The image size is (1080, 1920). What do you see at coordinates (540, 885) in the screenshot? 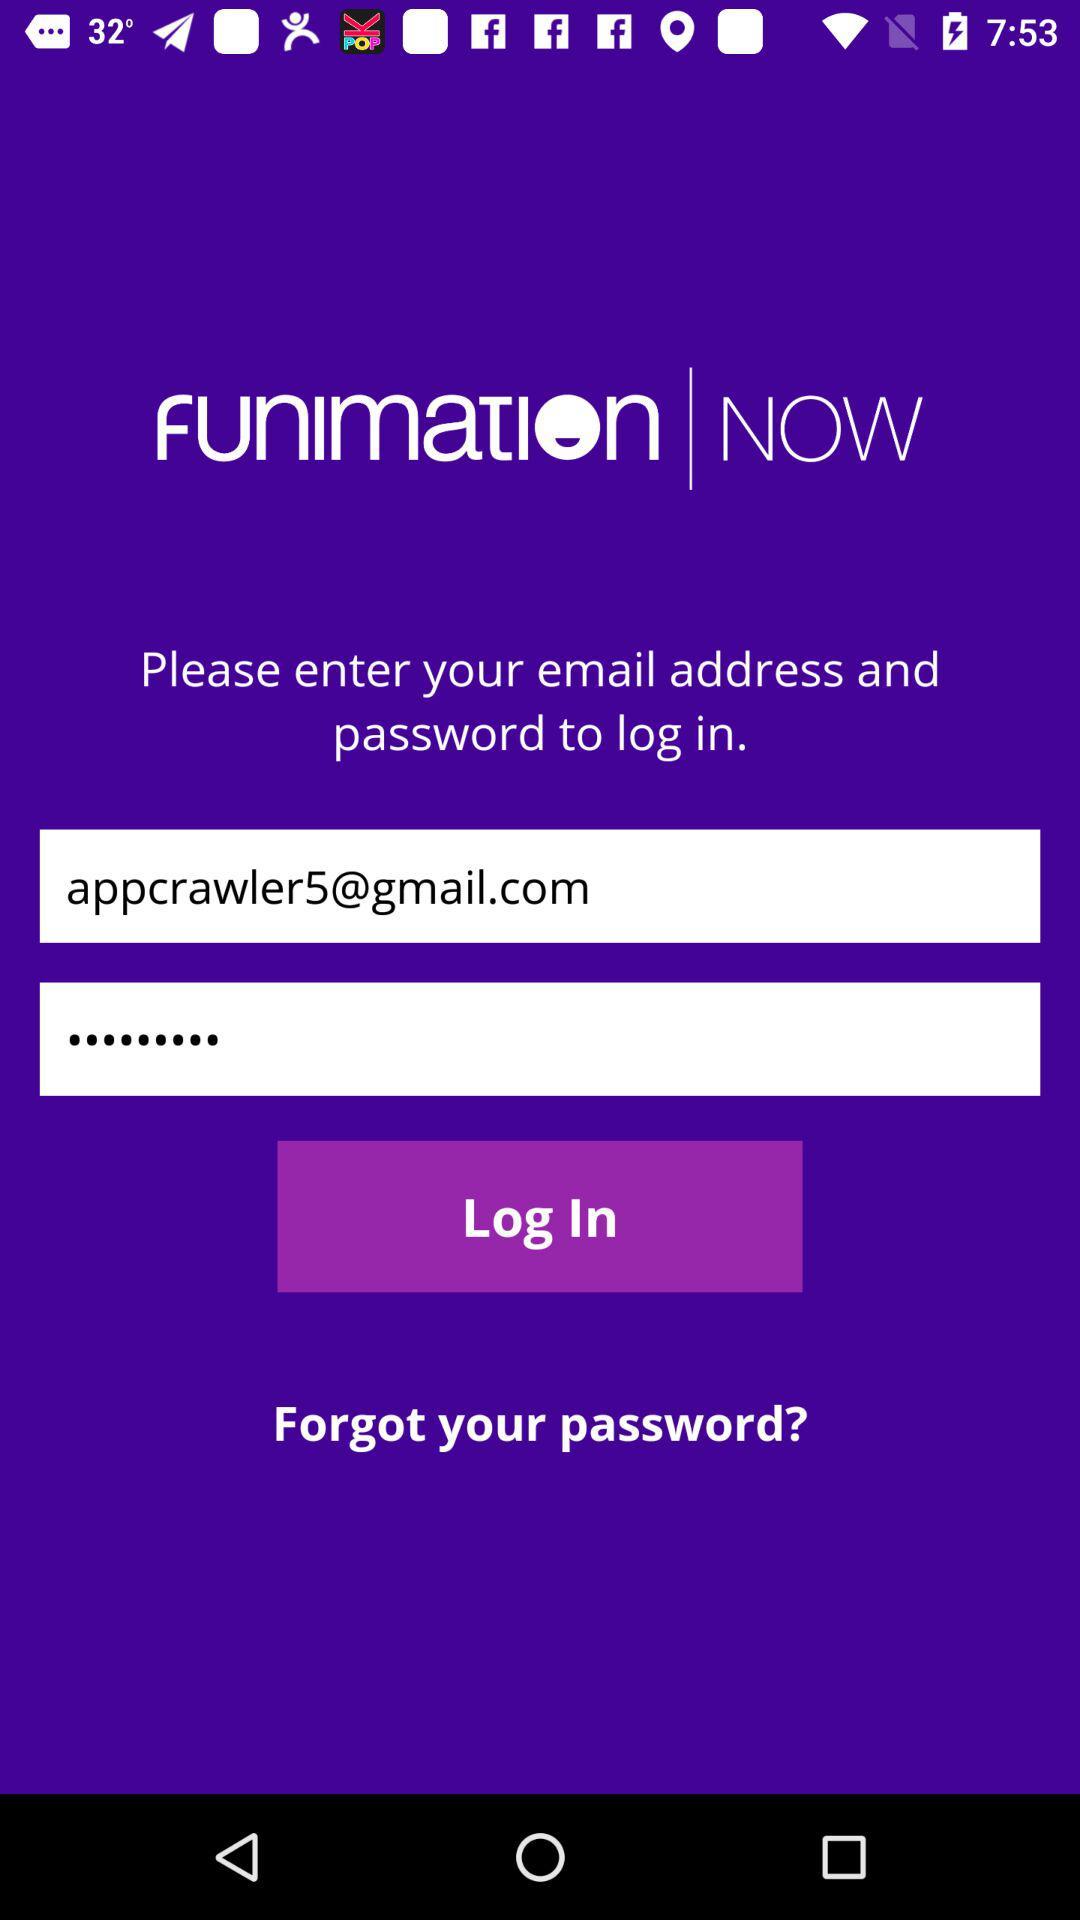
I see `appcrawler5@gmail.com item` at bounding box center [540, 885].